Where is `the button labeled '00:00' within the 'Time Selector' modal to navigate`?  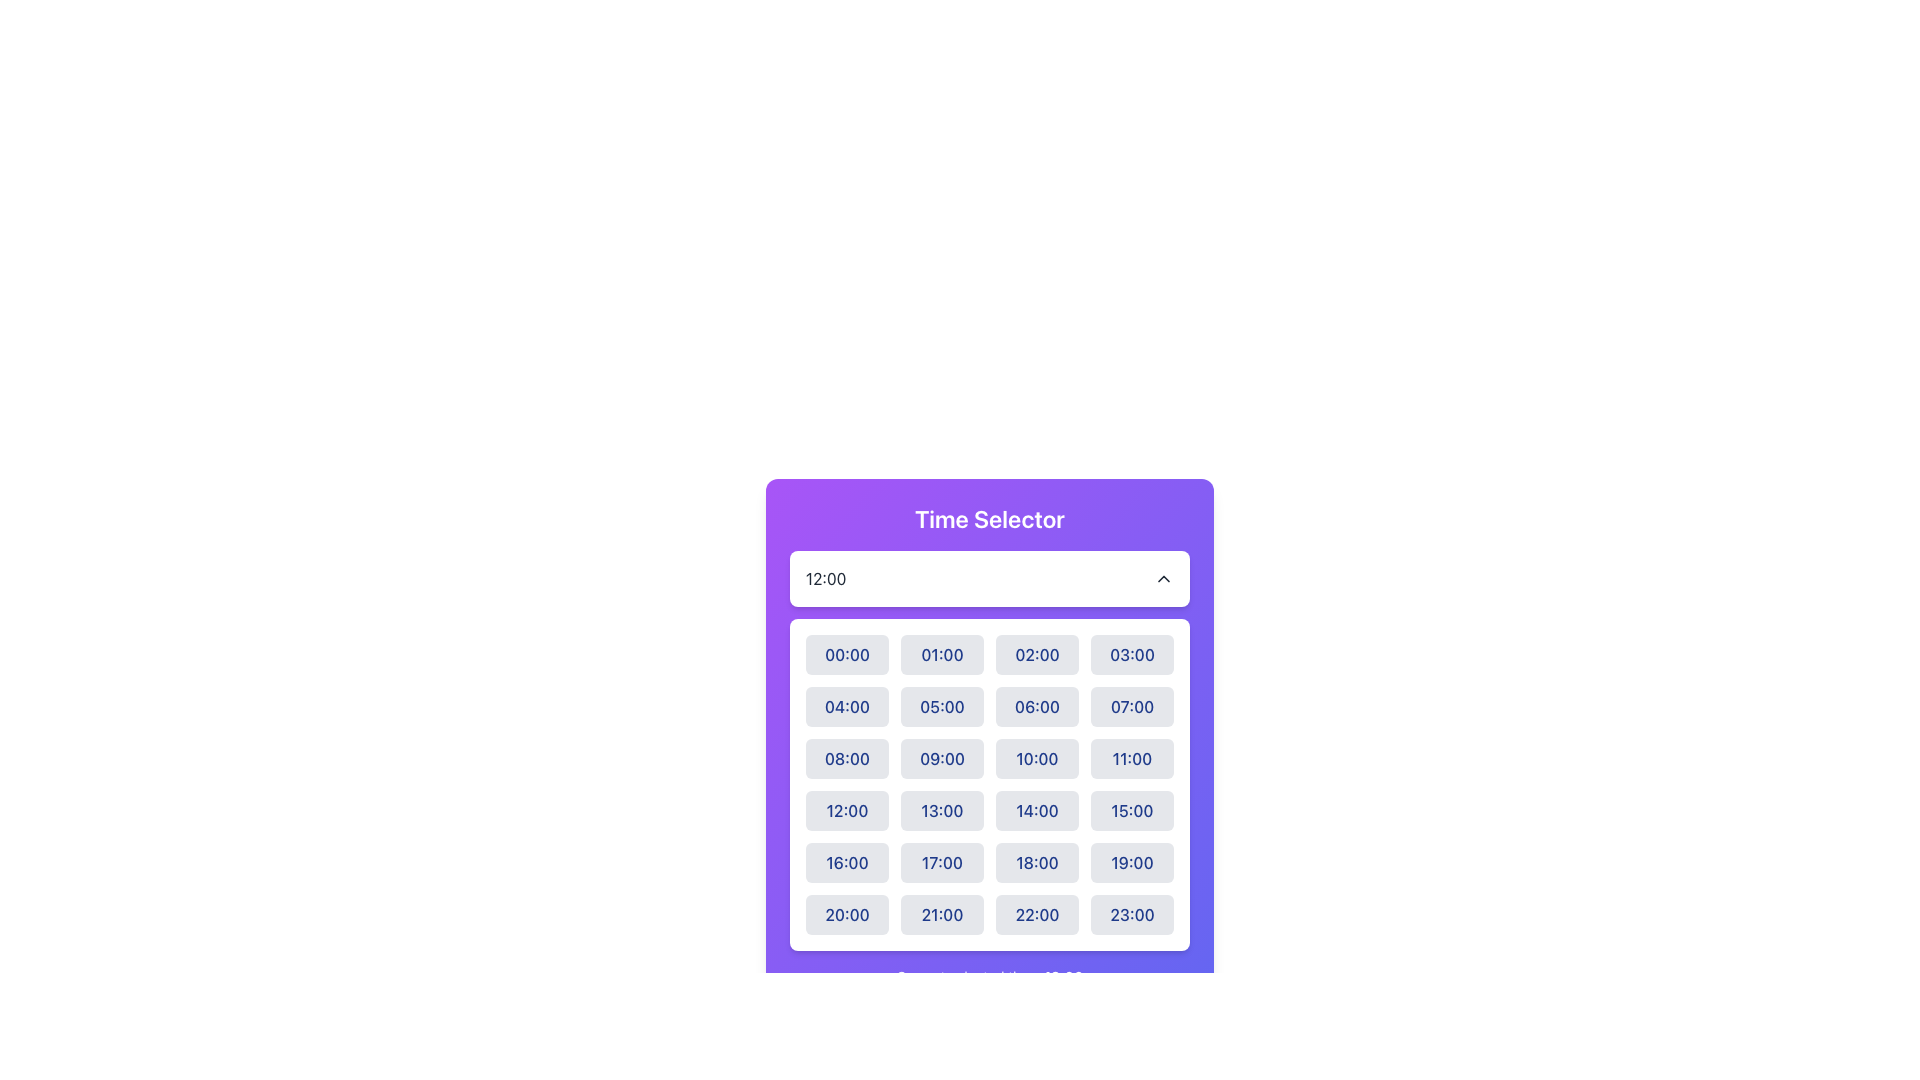 the button labeled '00:00' within the 'Time Selector' modal to navigate is located at coordinates (847, 655).